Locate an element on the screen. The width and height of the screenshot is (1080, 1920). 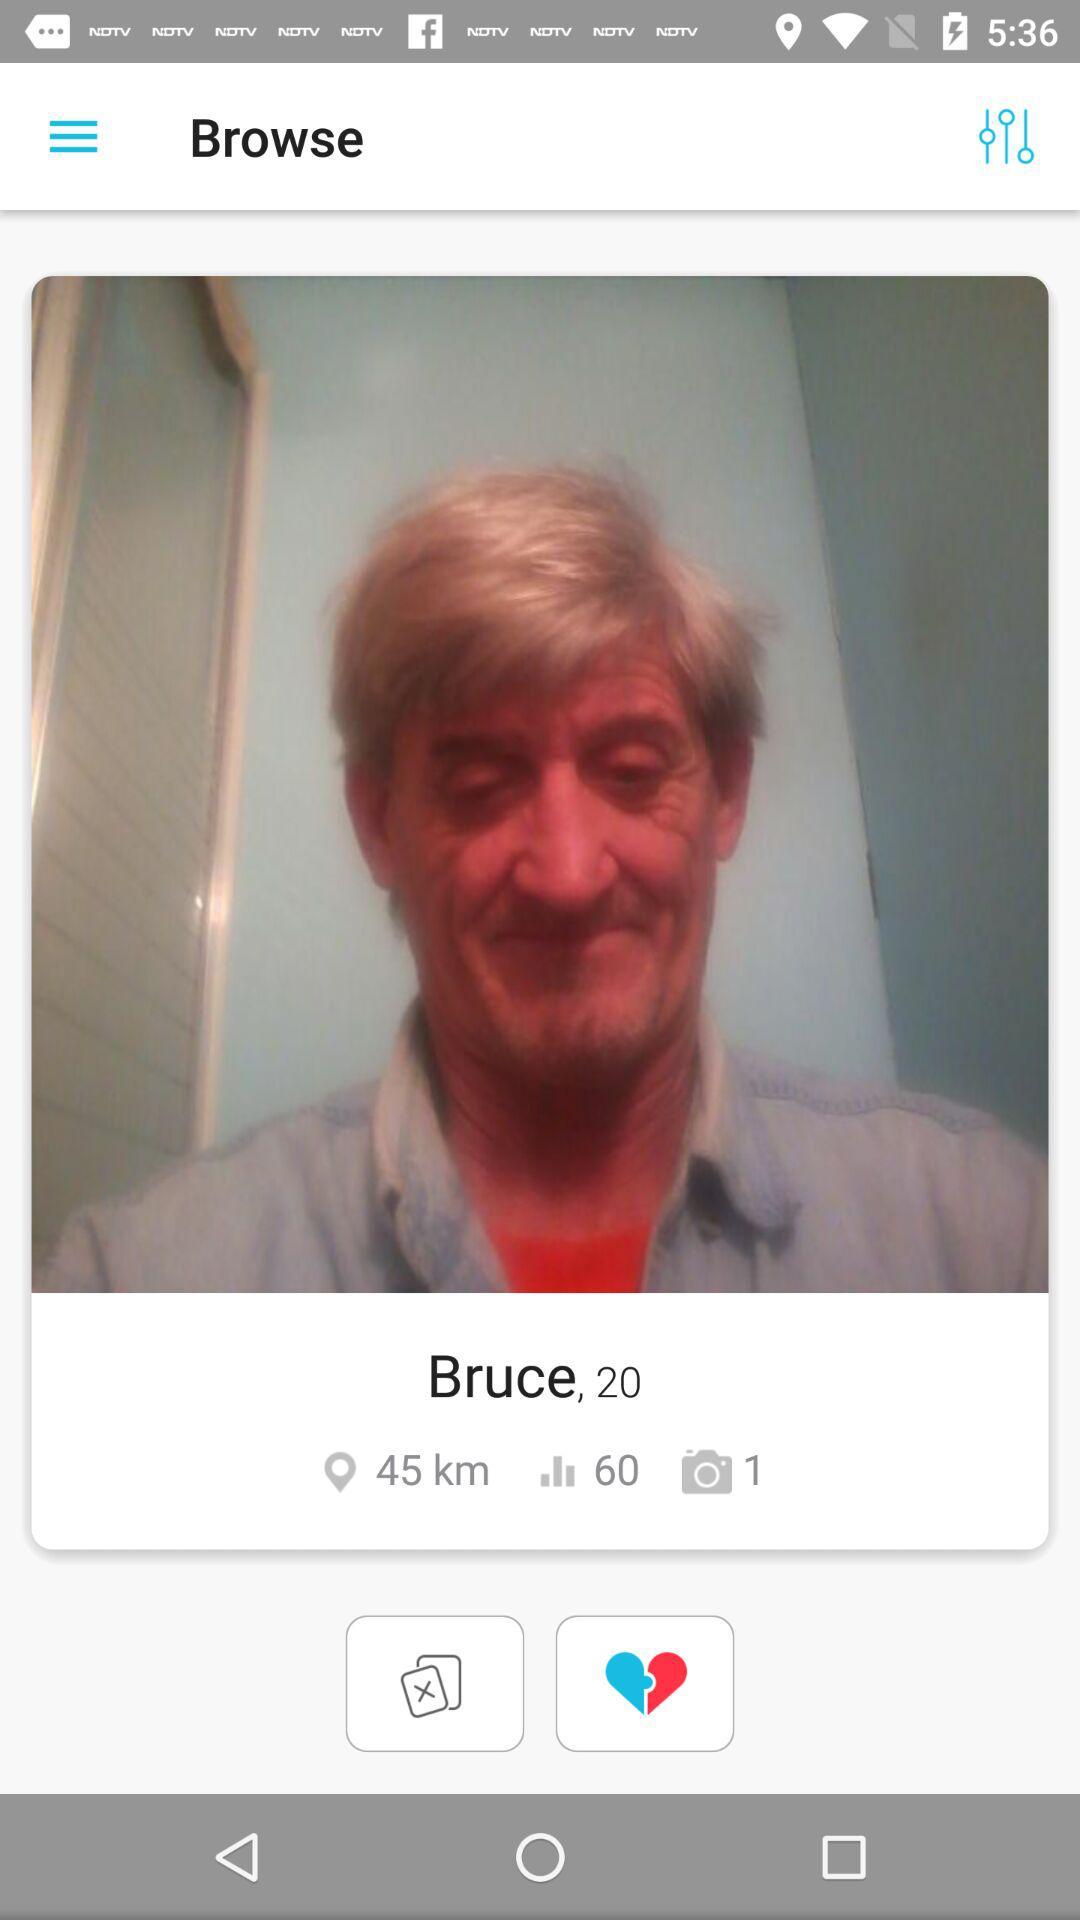
the icon to the left of the browse item is located at coordinates (72, 135).